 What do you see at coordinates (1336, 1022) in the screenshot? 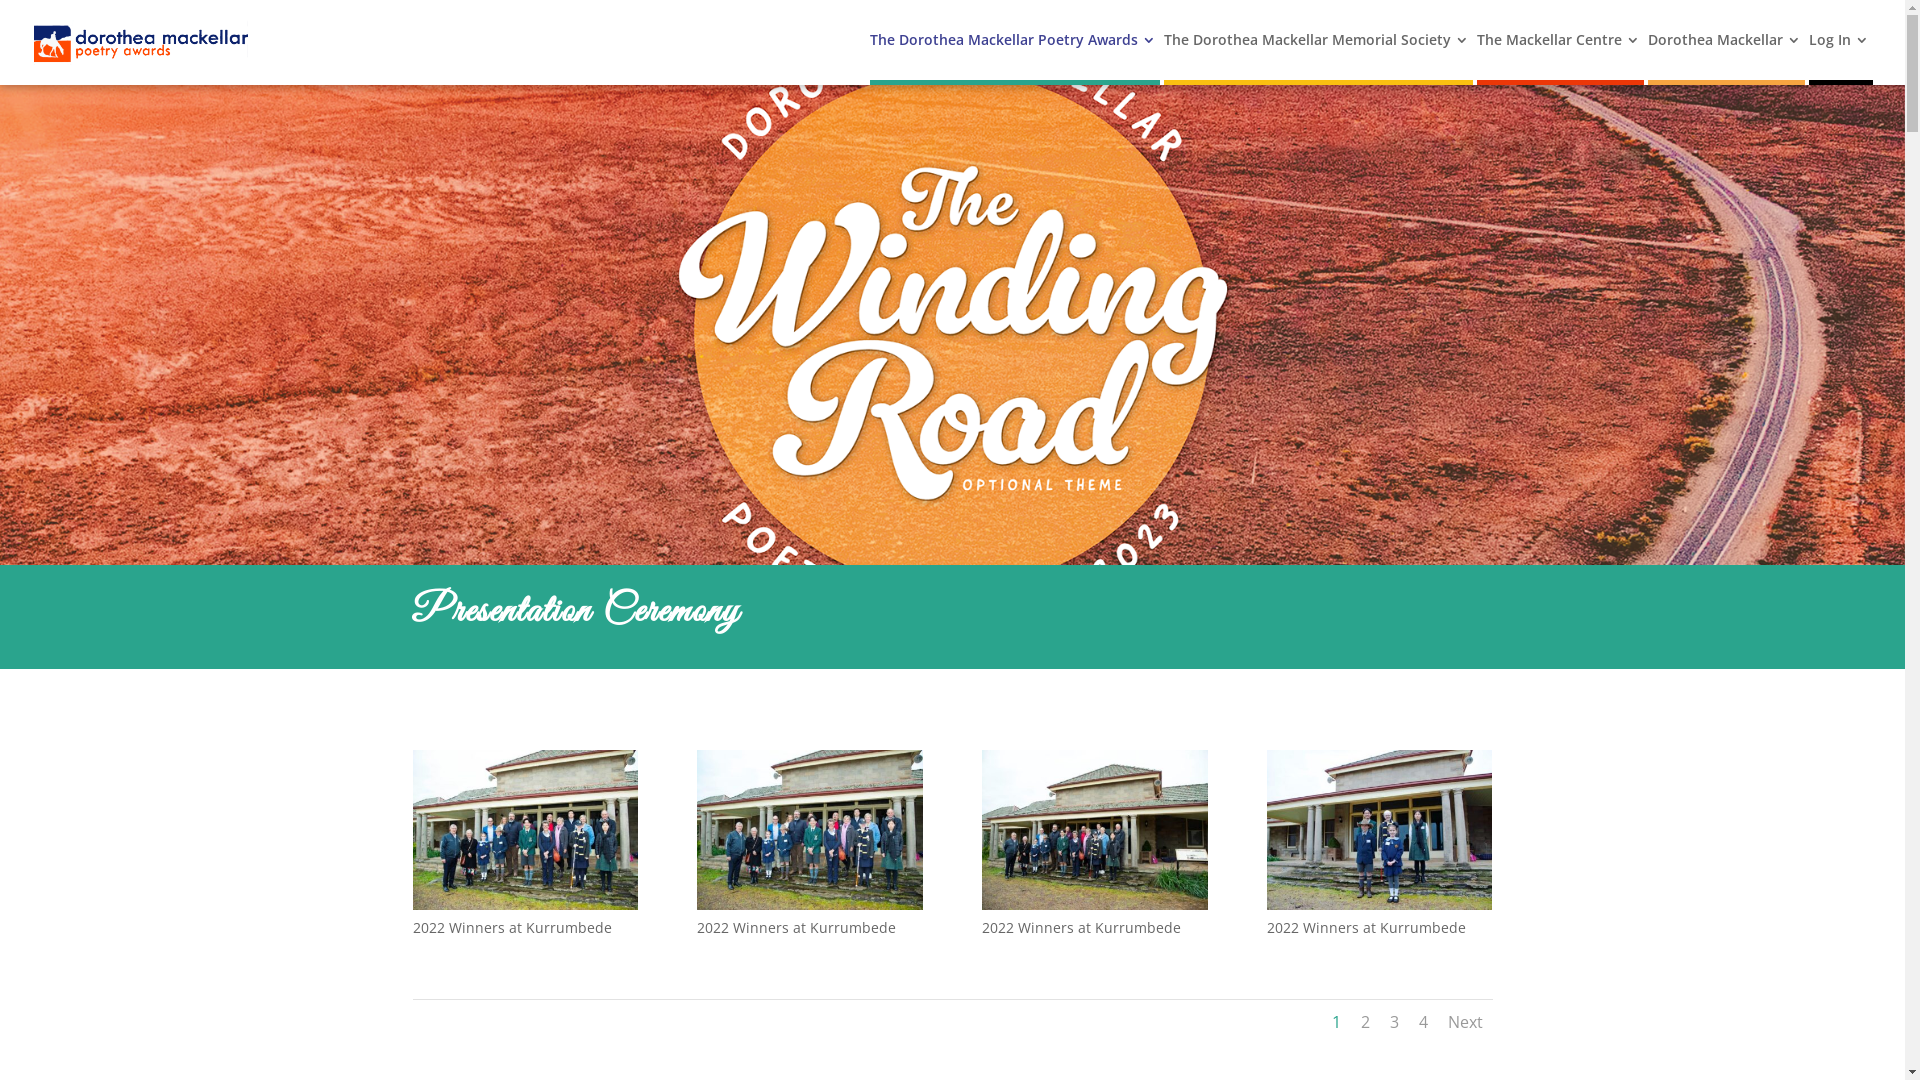
I see `'1'` at bounding box center [1336, 1022].